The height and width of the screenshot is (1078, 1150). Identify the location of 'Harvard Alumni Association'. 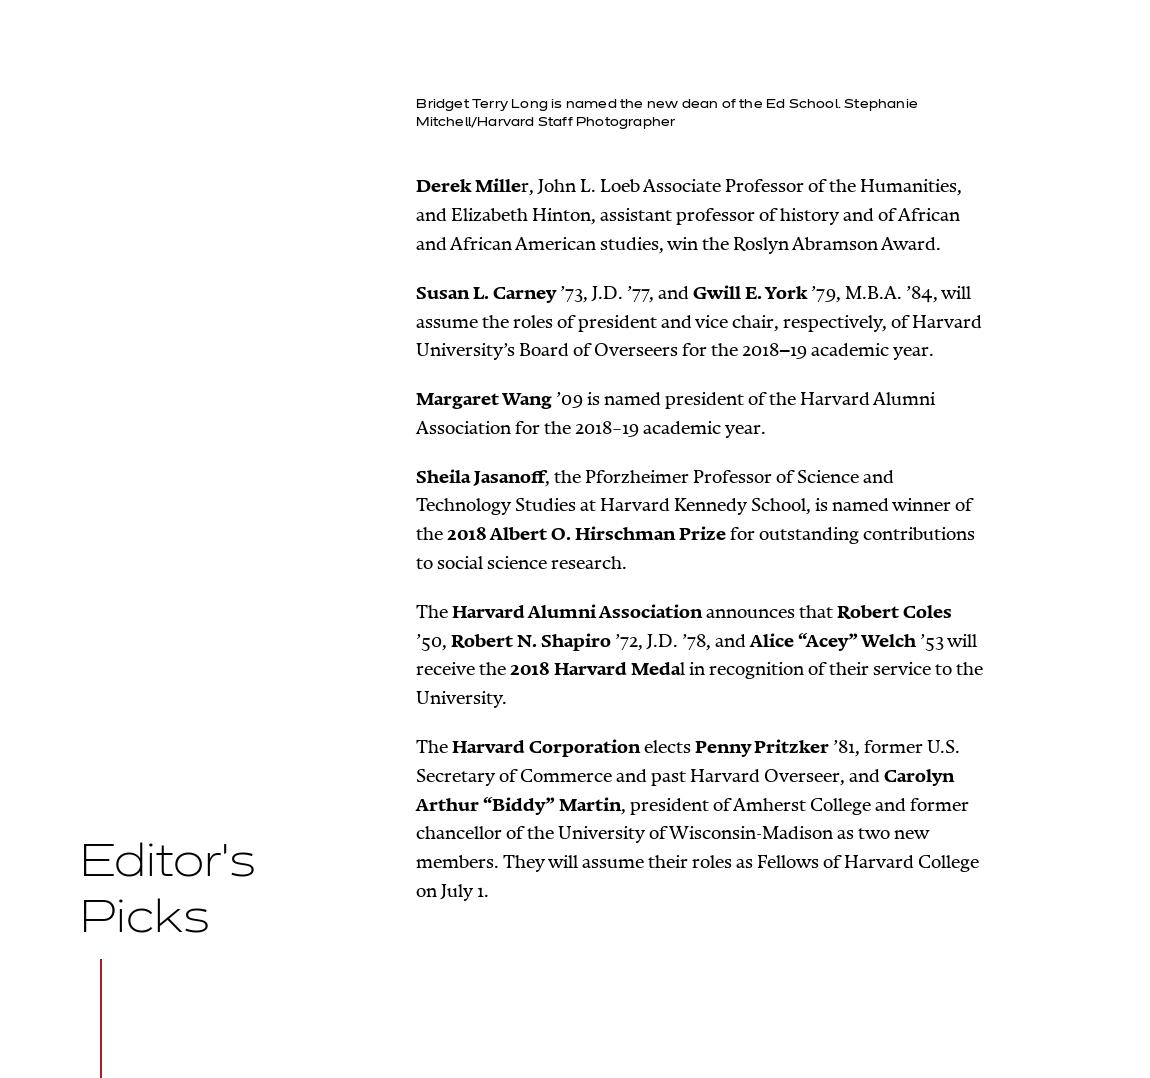
(575, 611).